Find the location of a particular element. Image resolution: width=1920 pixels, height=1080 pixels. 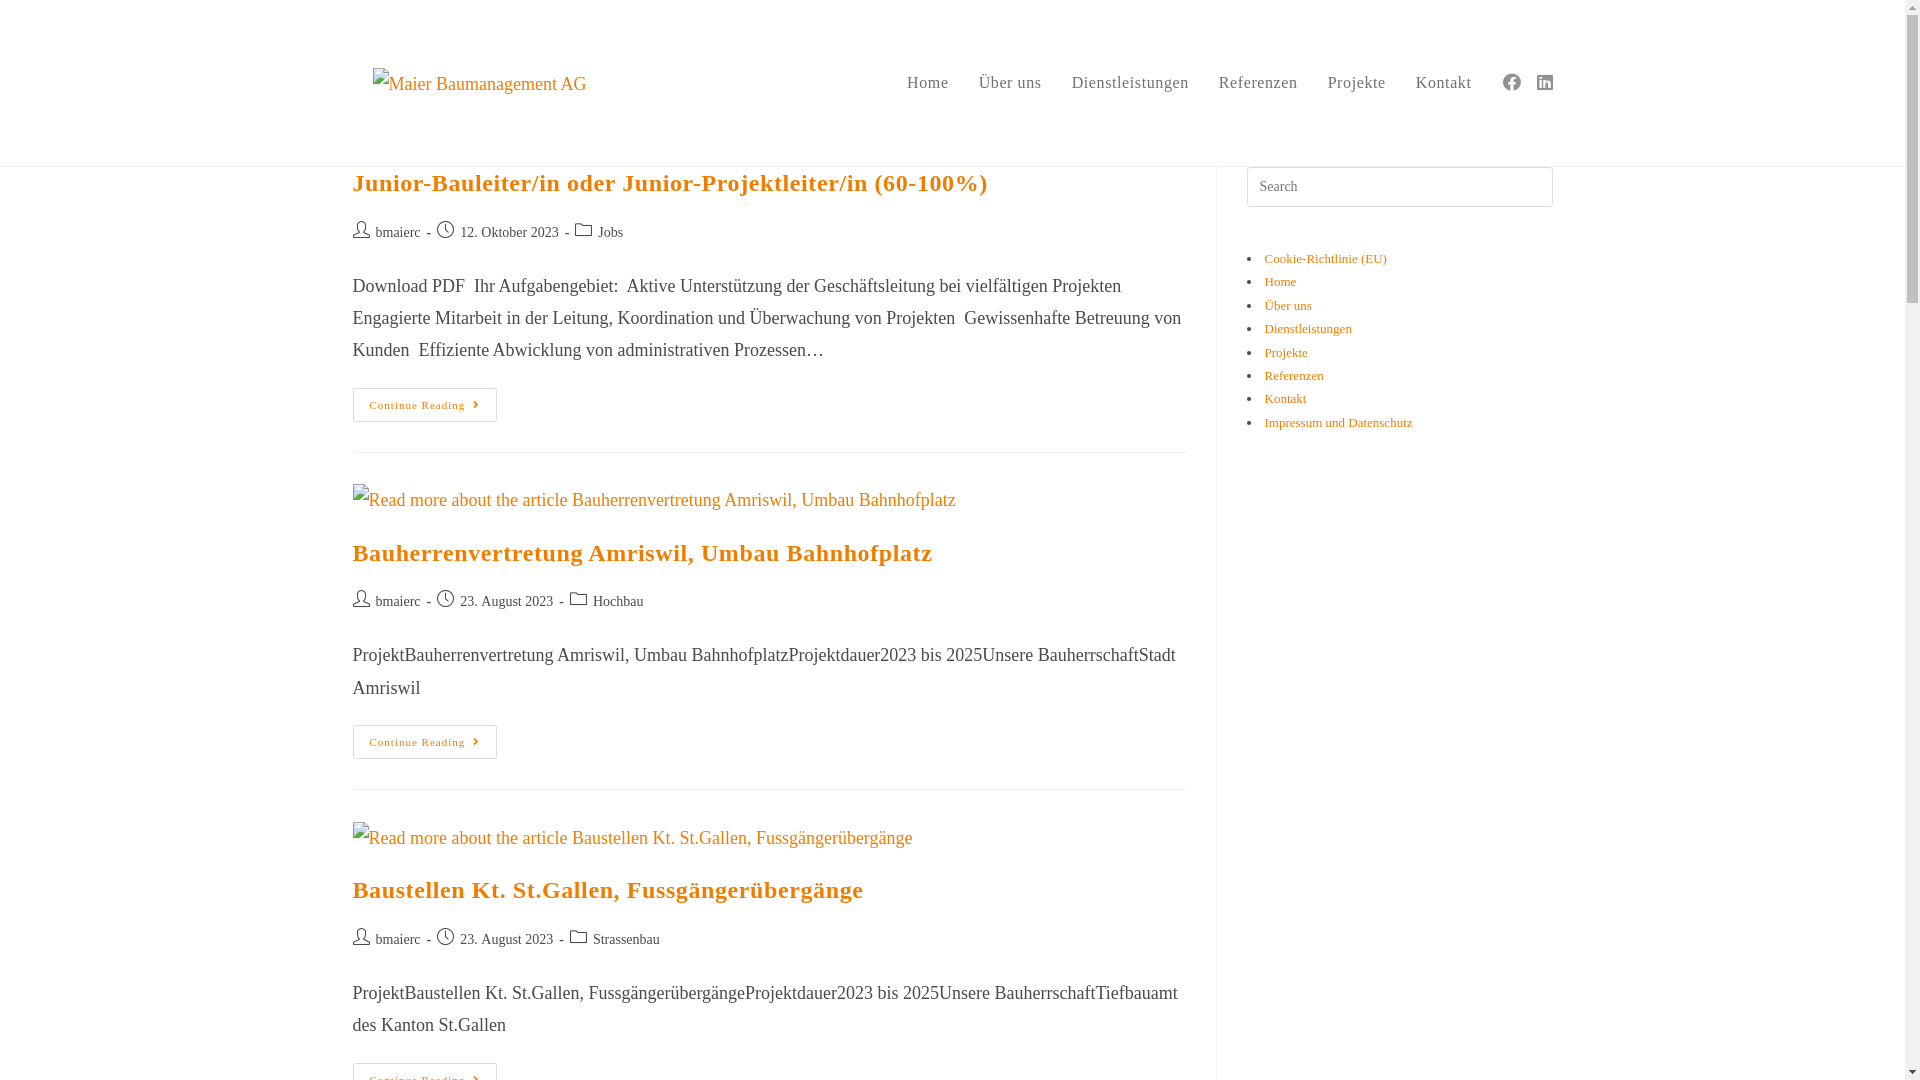

'bmaierc' is located at coordinates (398, 231).